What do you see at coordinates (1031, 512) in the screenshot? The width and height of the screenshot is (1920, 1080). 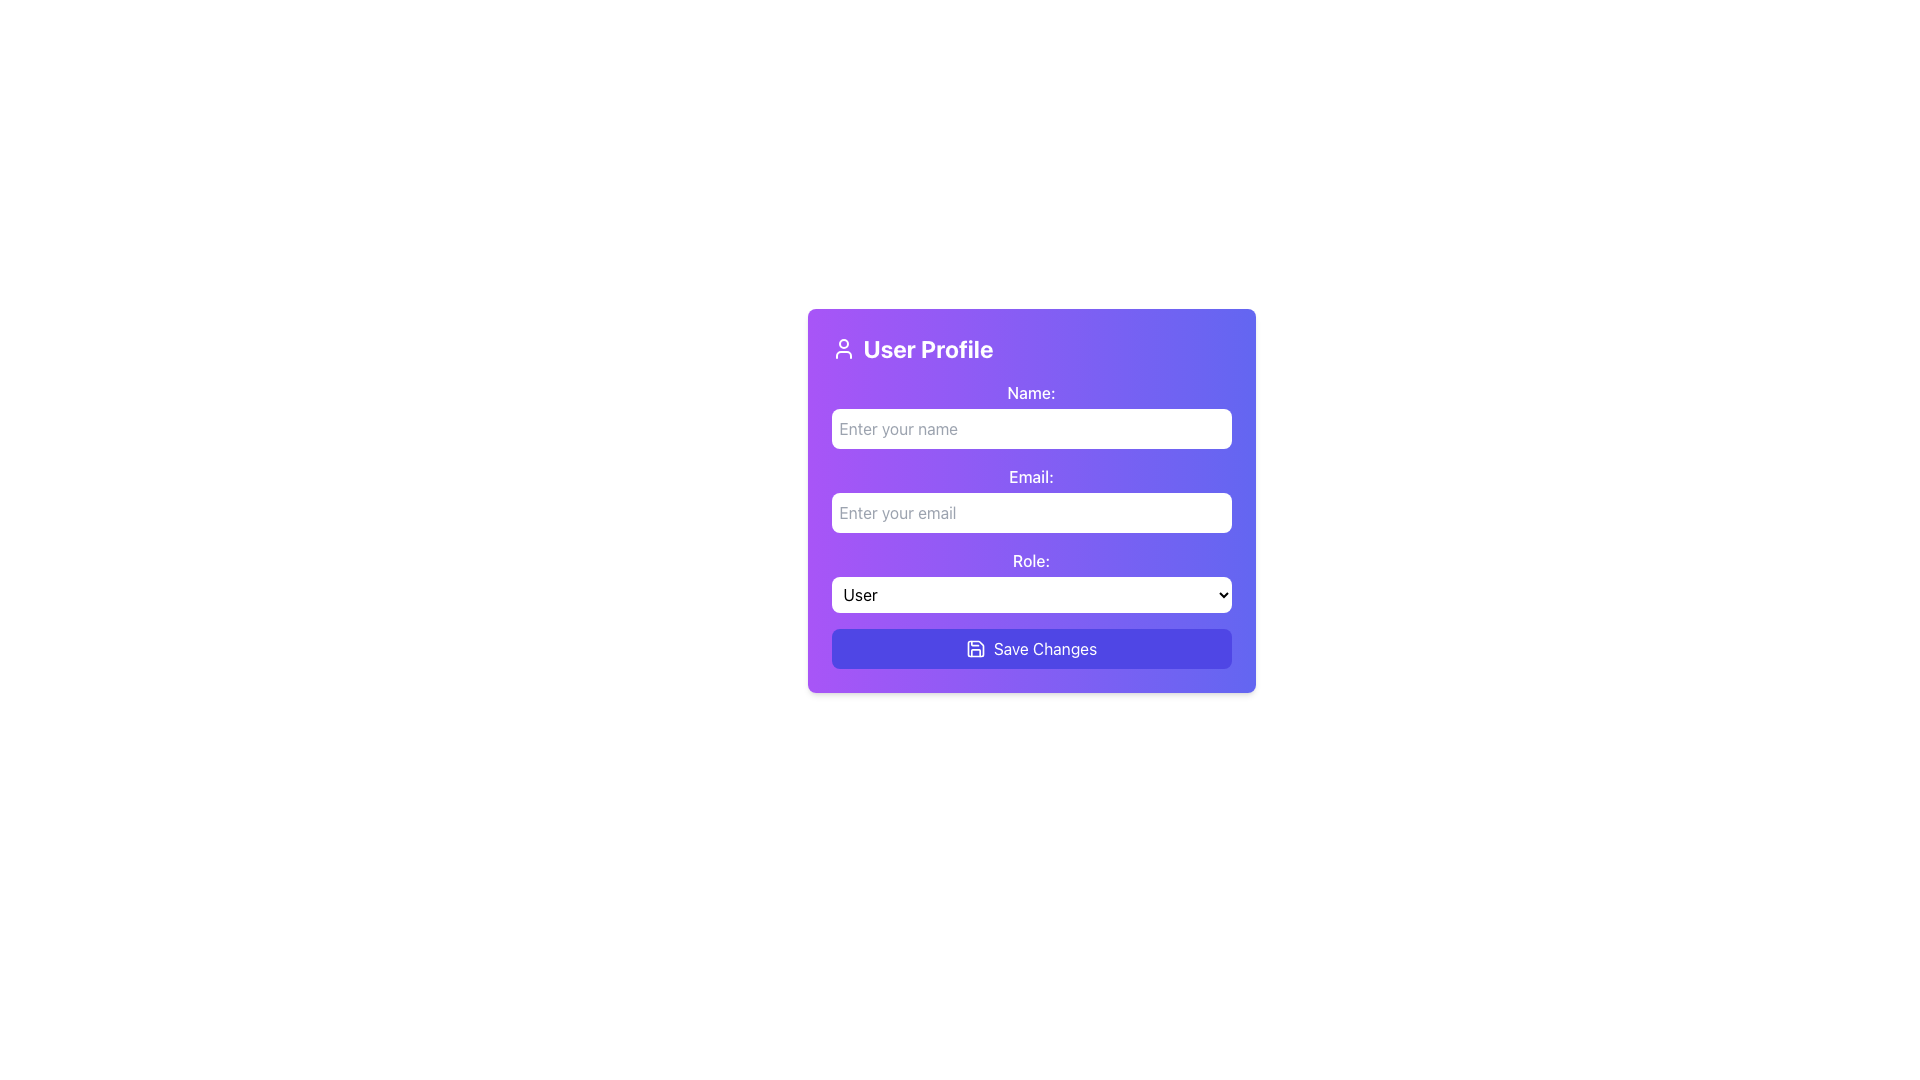 I see `the email input field in the 'User Profile' form` at bounding box center [1031, 512].